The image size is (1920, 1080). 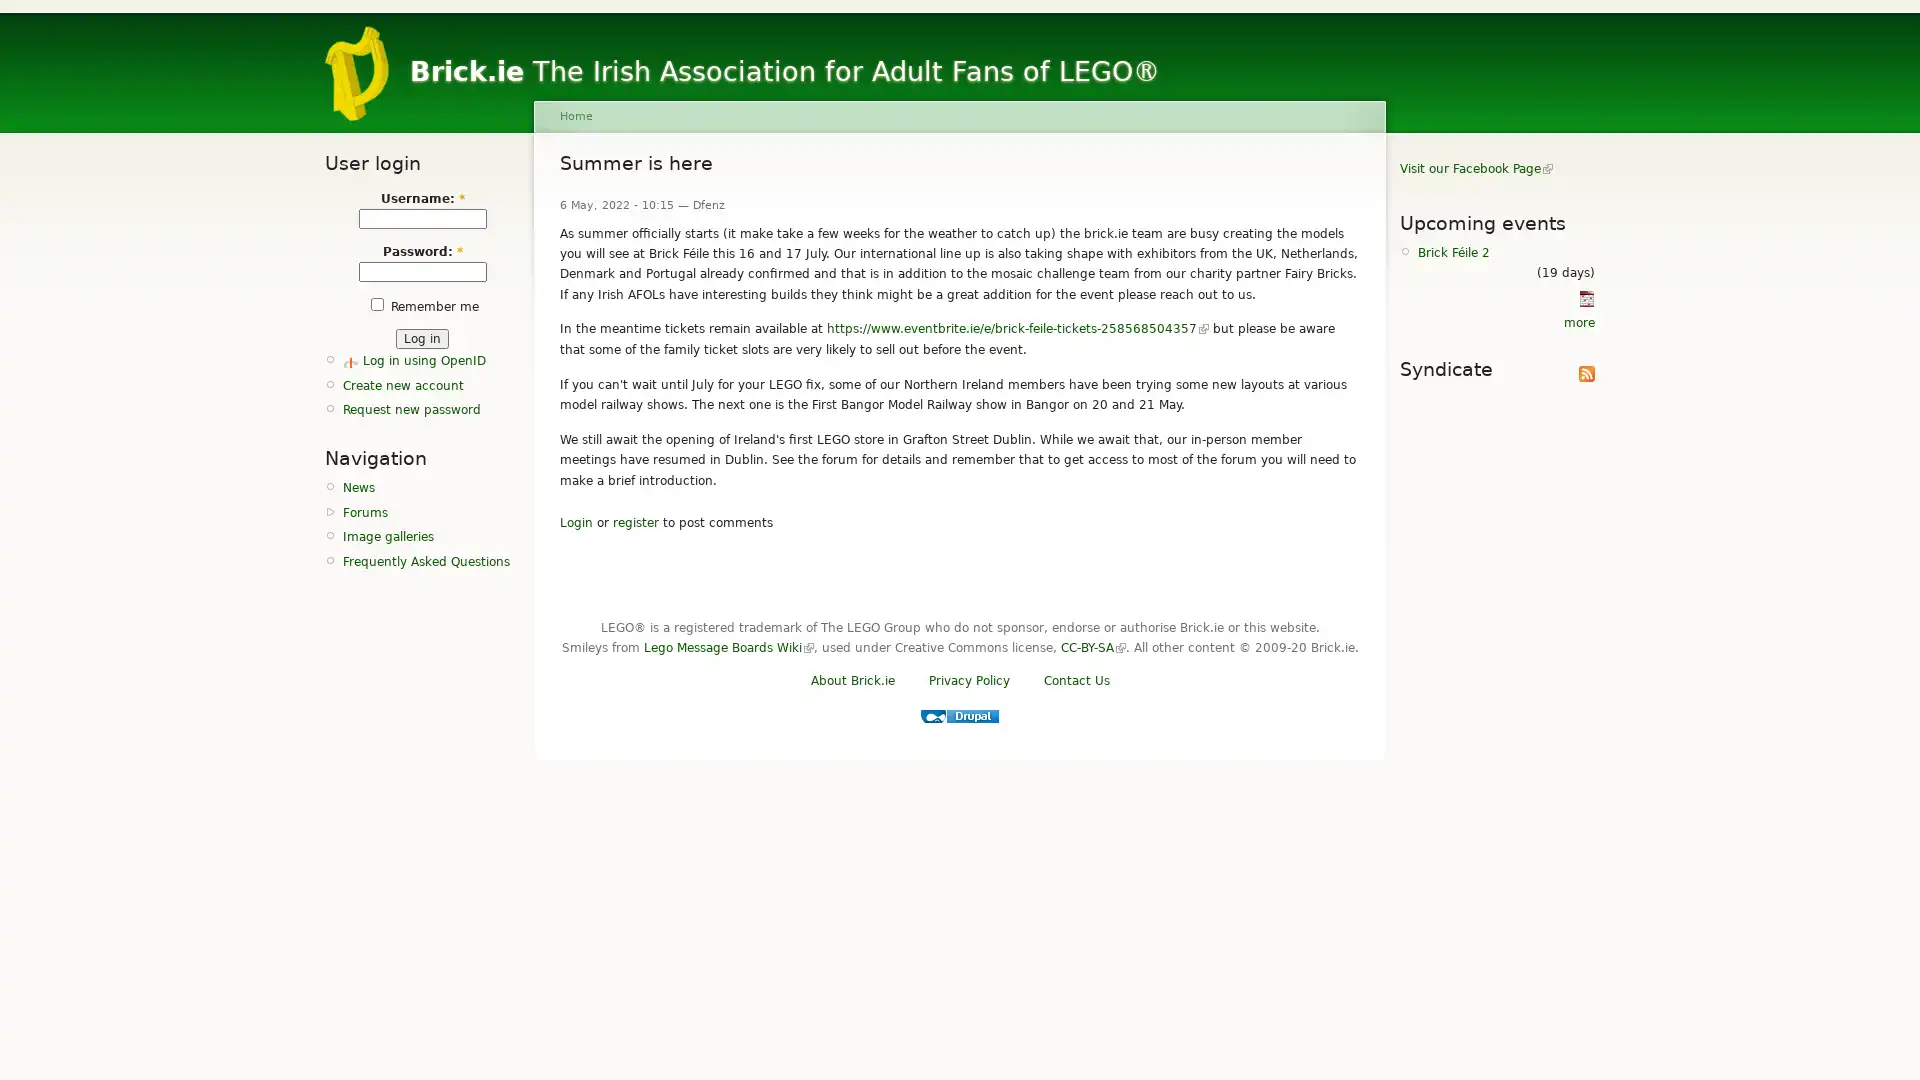 I want to click on Log in, so click(x=421, y=337).